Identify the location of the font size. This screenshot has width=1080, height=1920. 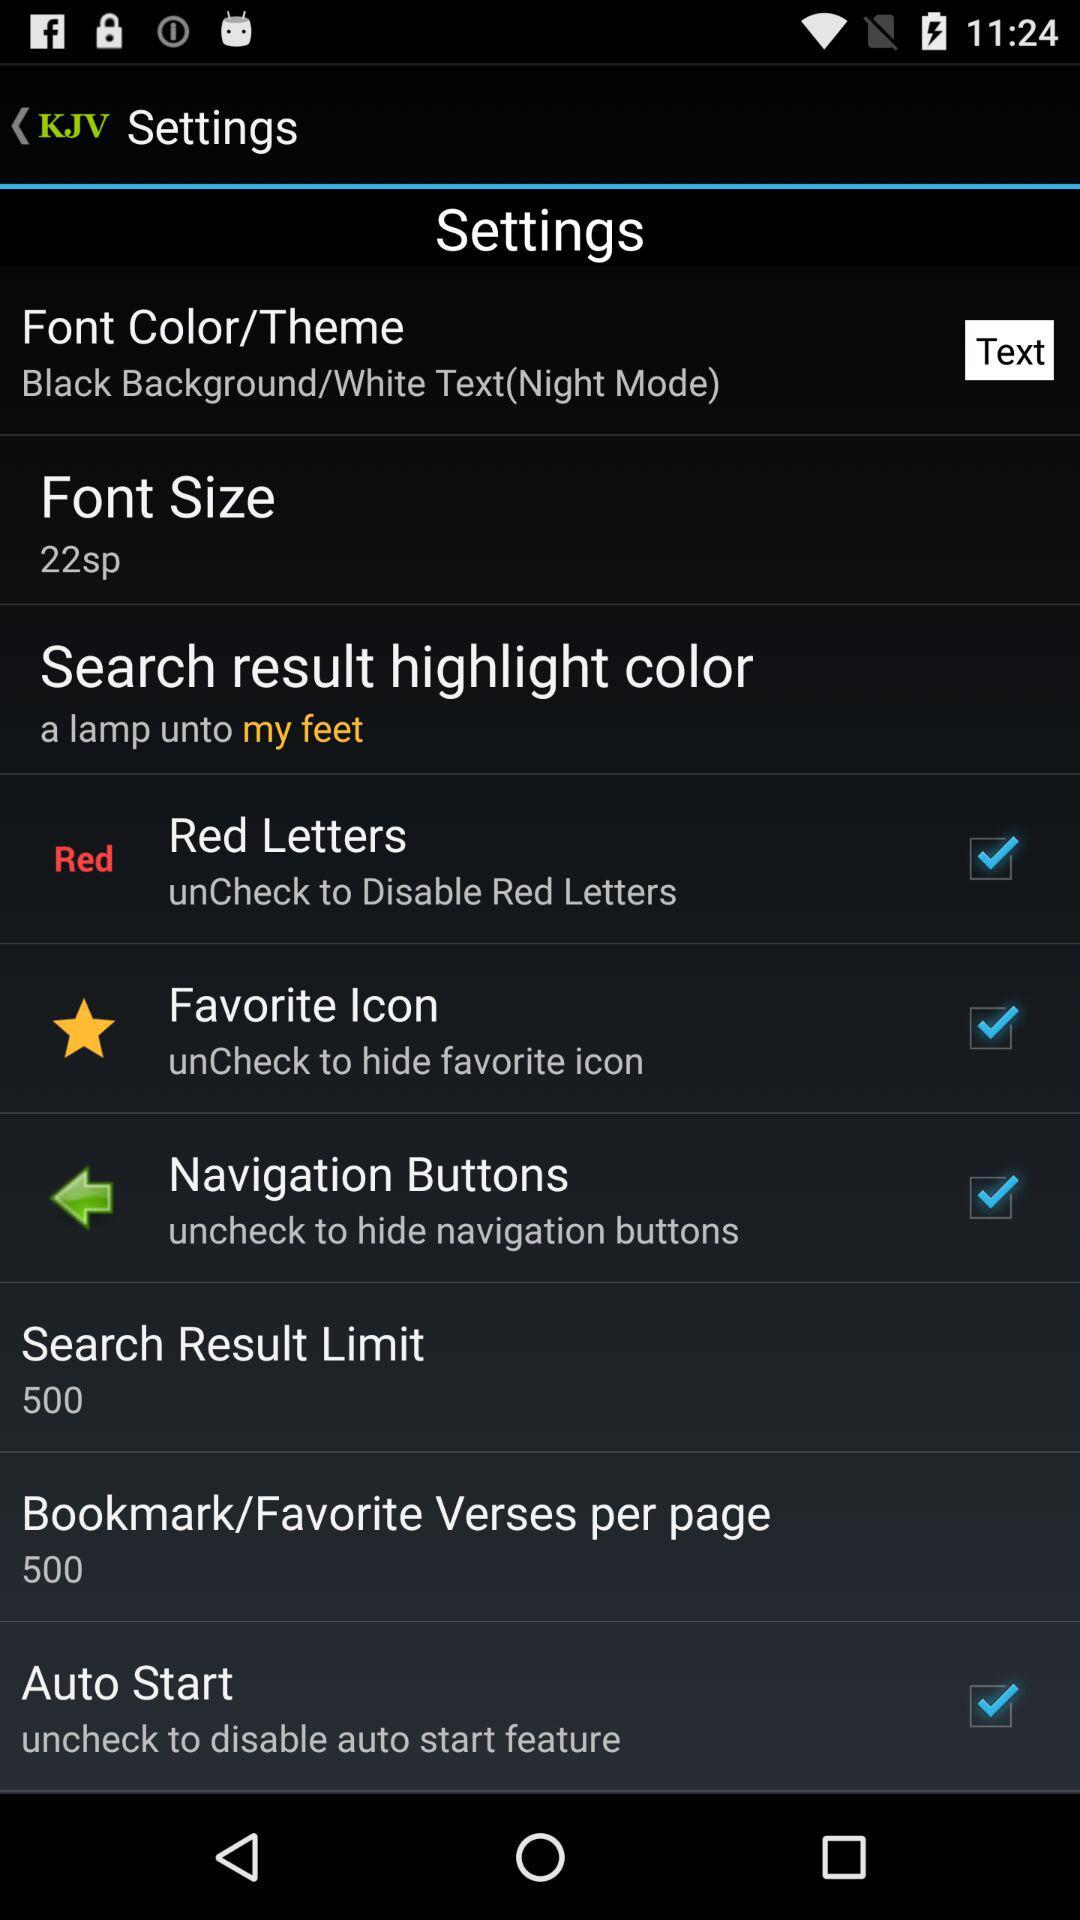
(156, 494).